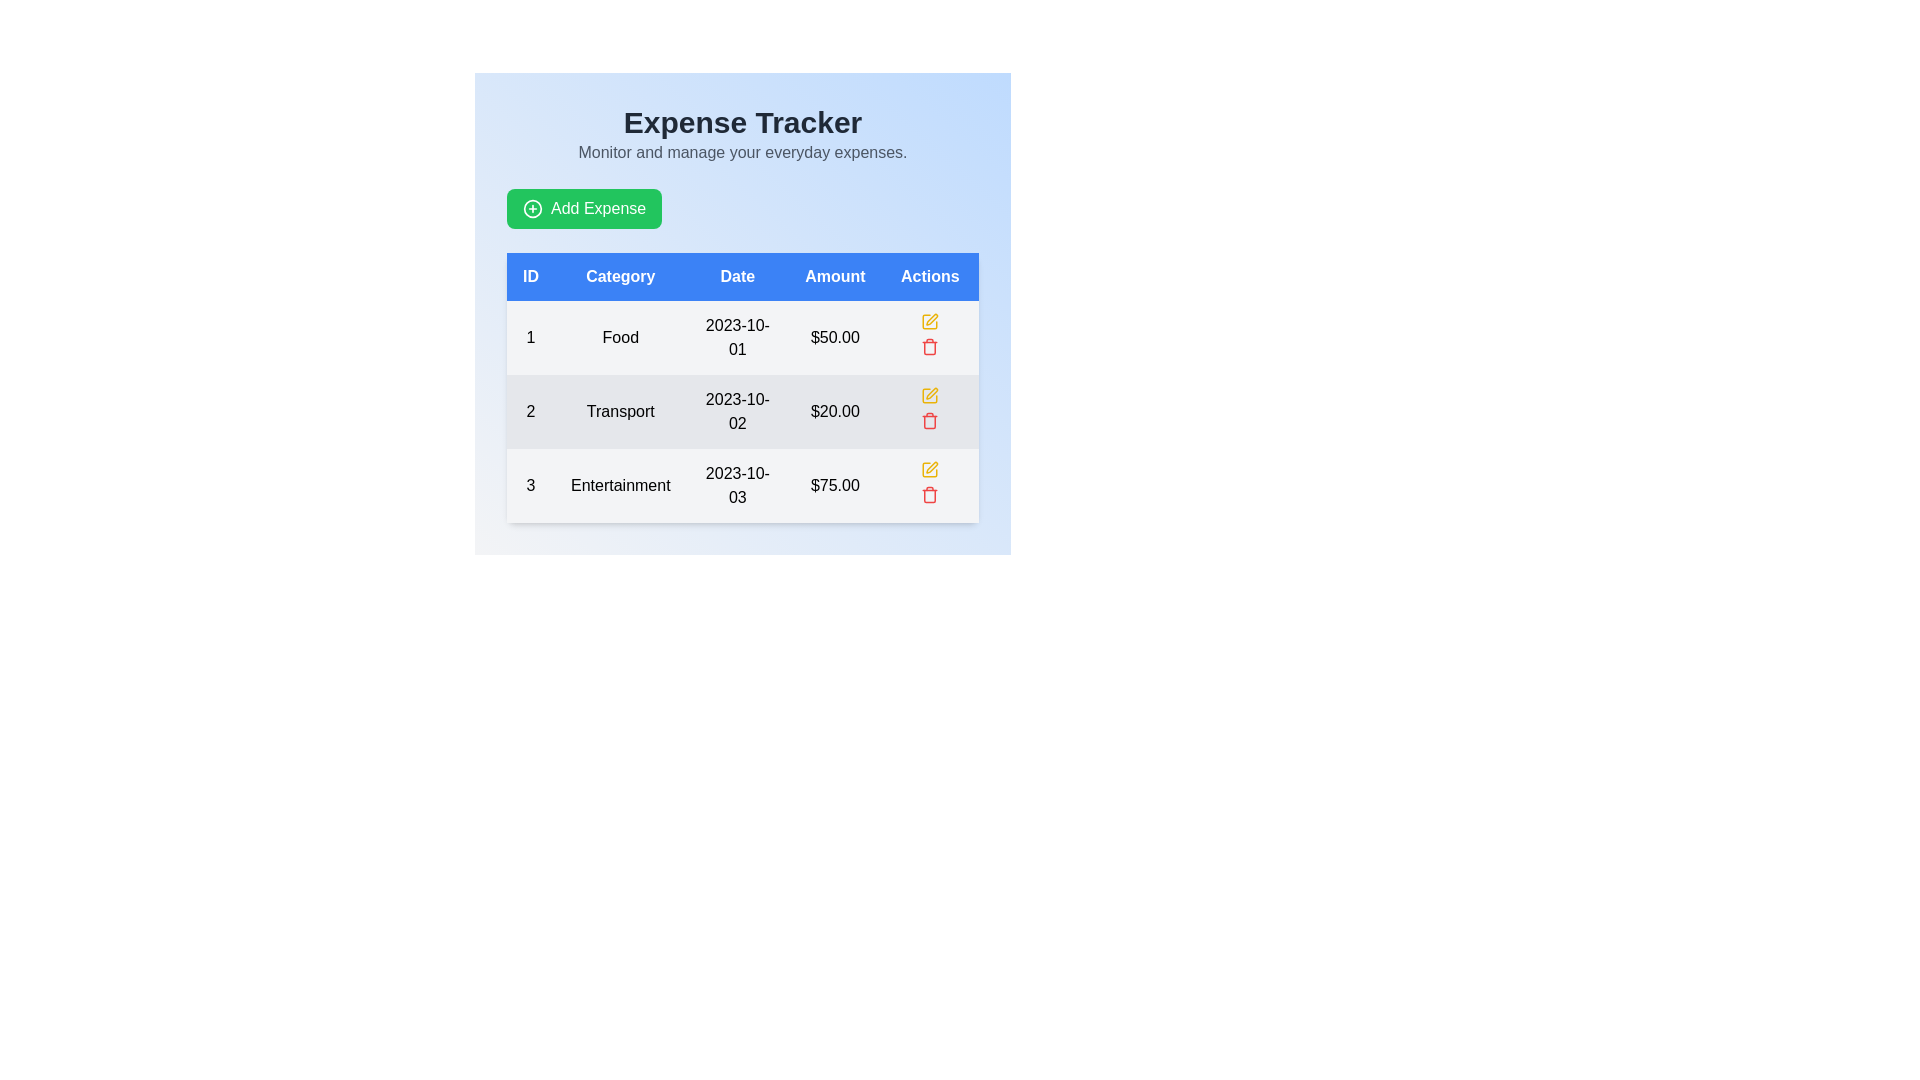  Describe the element at coordinates (835, 337) in the screenshot. I see `the text label displaying '$50.00' in bold black font located in the fourth column of the 'Food' row under the 'Amount' heading in the table` at that location.